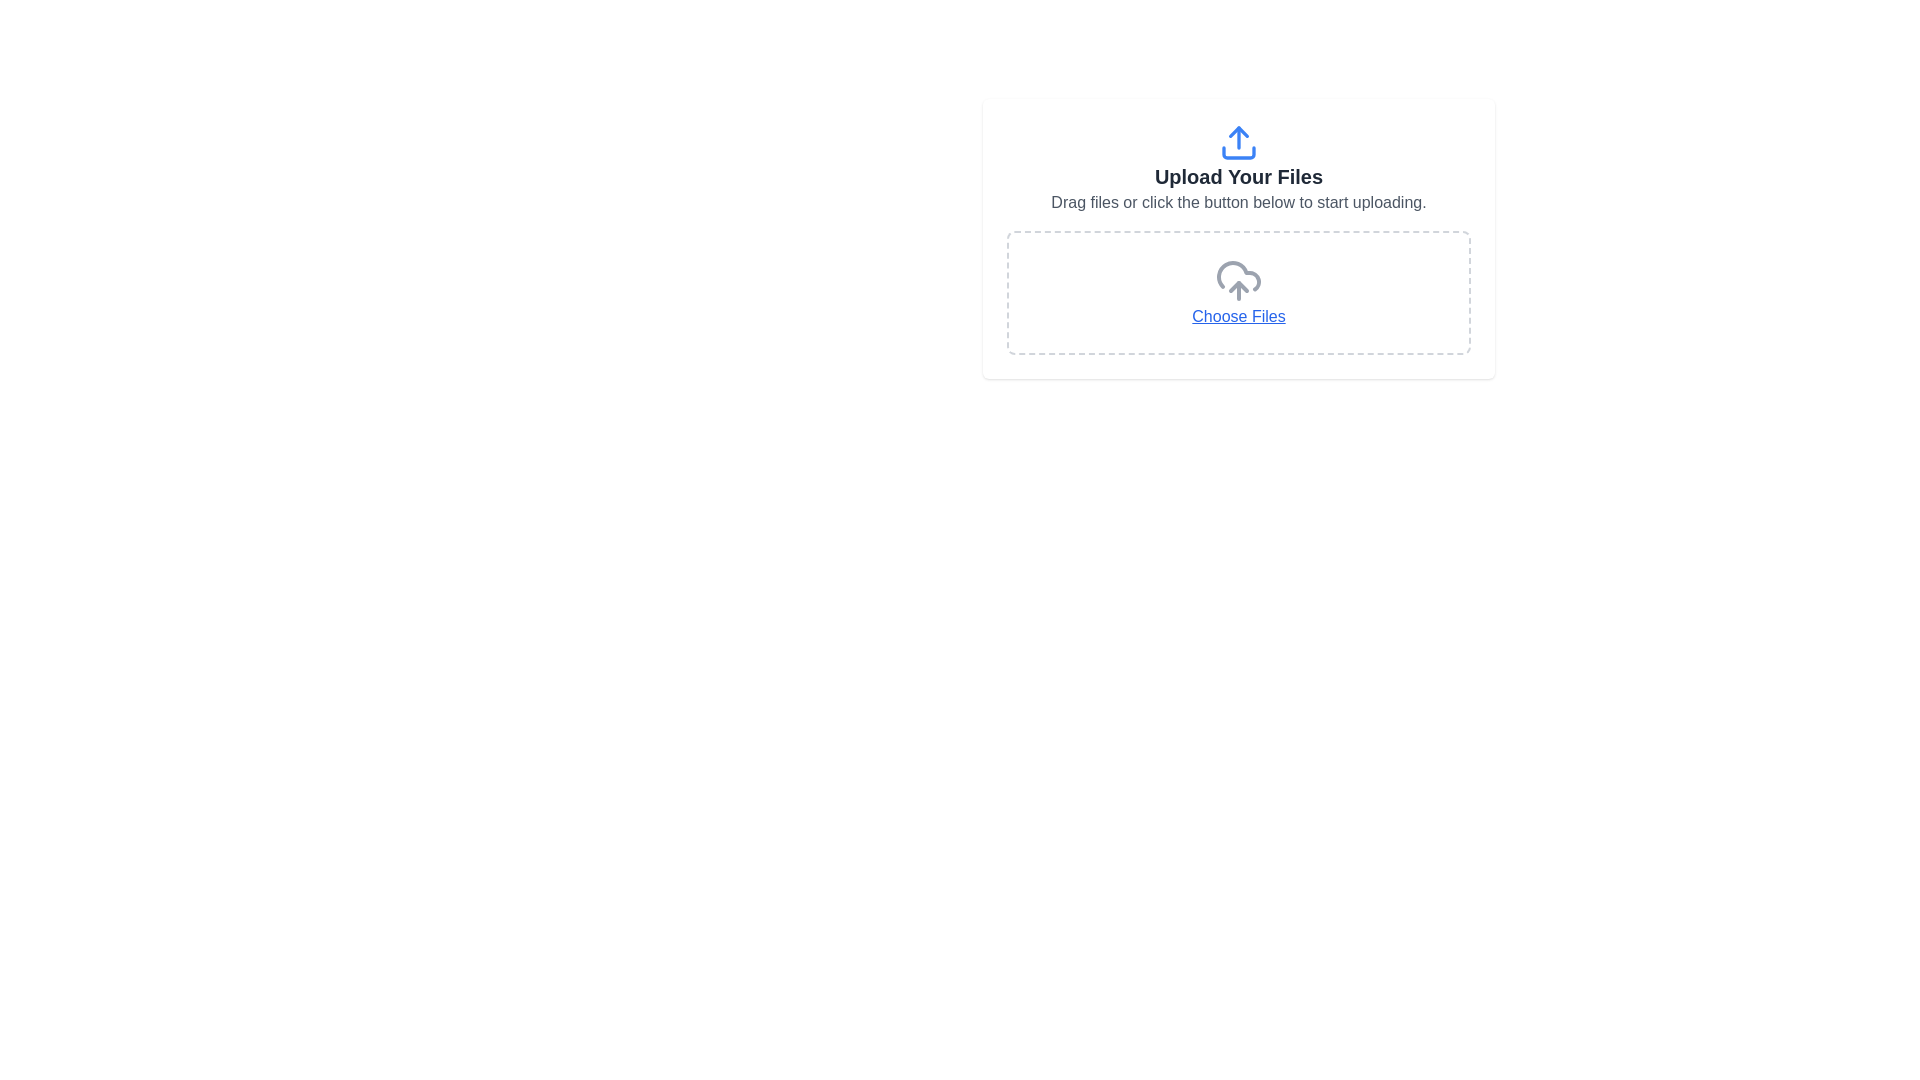 The image size is (1920, 1080). What do you see at coordinates (1237, 281) in the screenshot?
I see `the gray-colored cloud icon with an upward-facing arrow, indicating file upload functionality, located above the blue underlined text 'Choose Files'` at bounding box center [1237, 281].